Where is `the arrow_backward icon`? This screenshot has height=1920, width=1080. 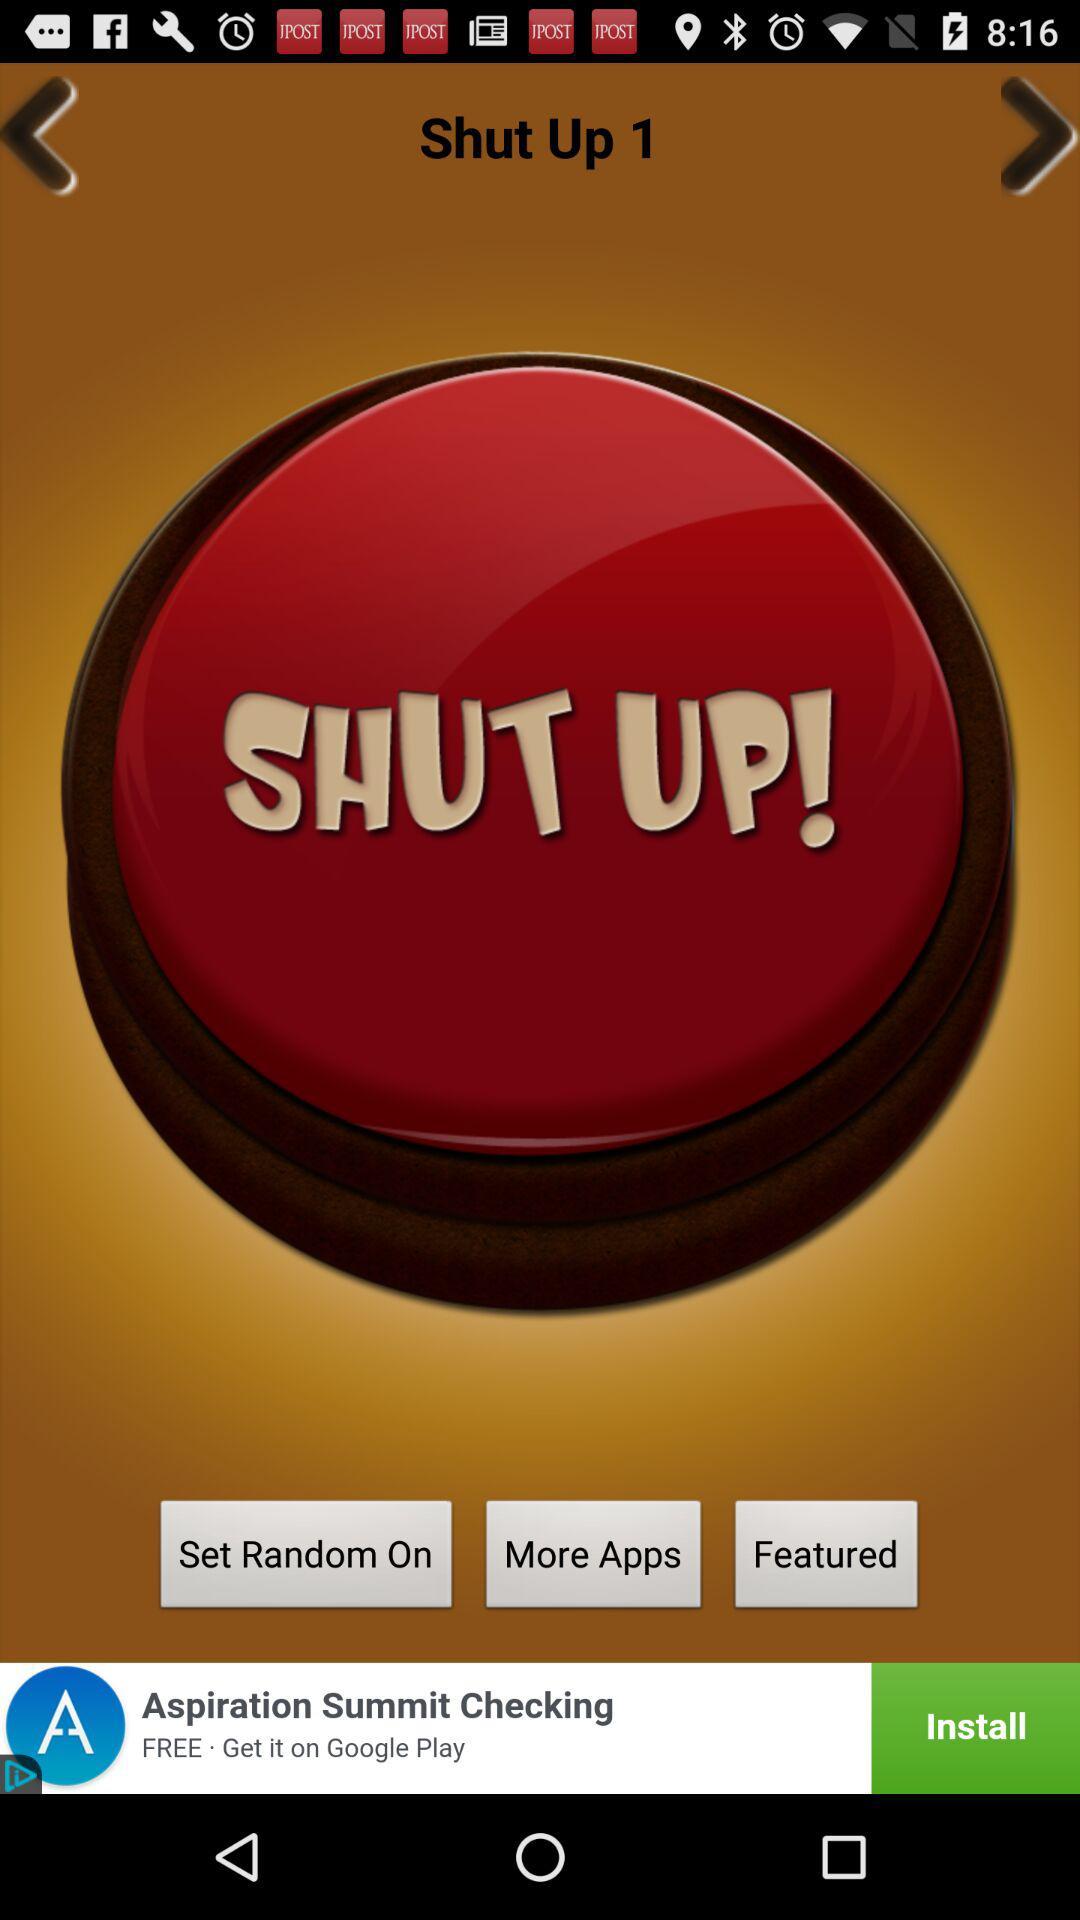
the arrow_backward icon is located at coordinates (39, 145).